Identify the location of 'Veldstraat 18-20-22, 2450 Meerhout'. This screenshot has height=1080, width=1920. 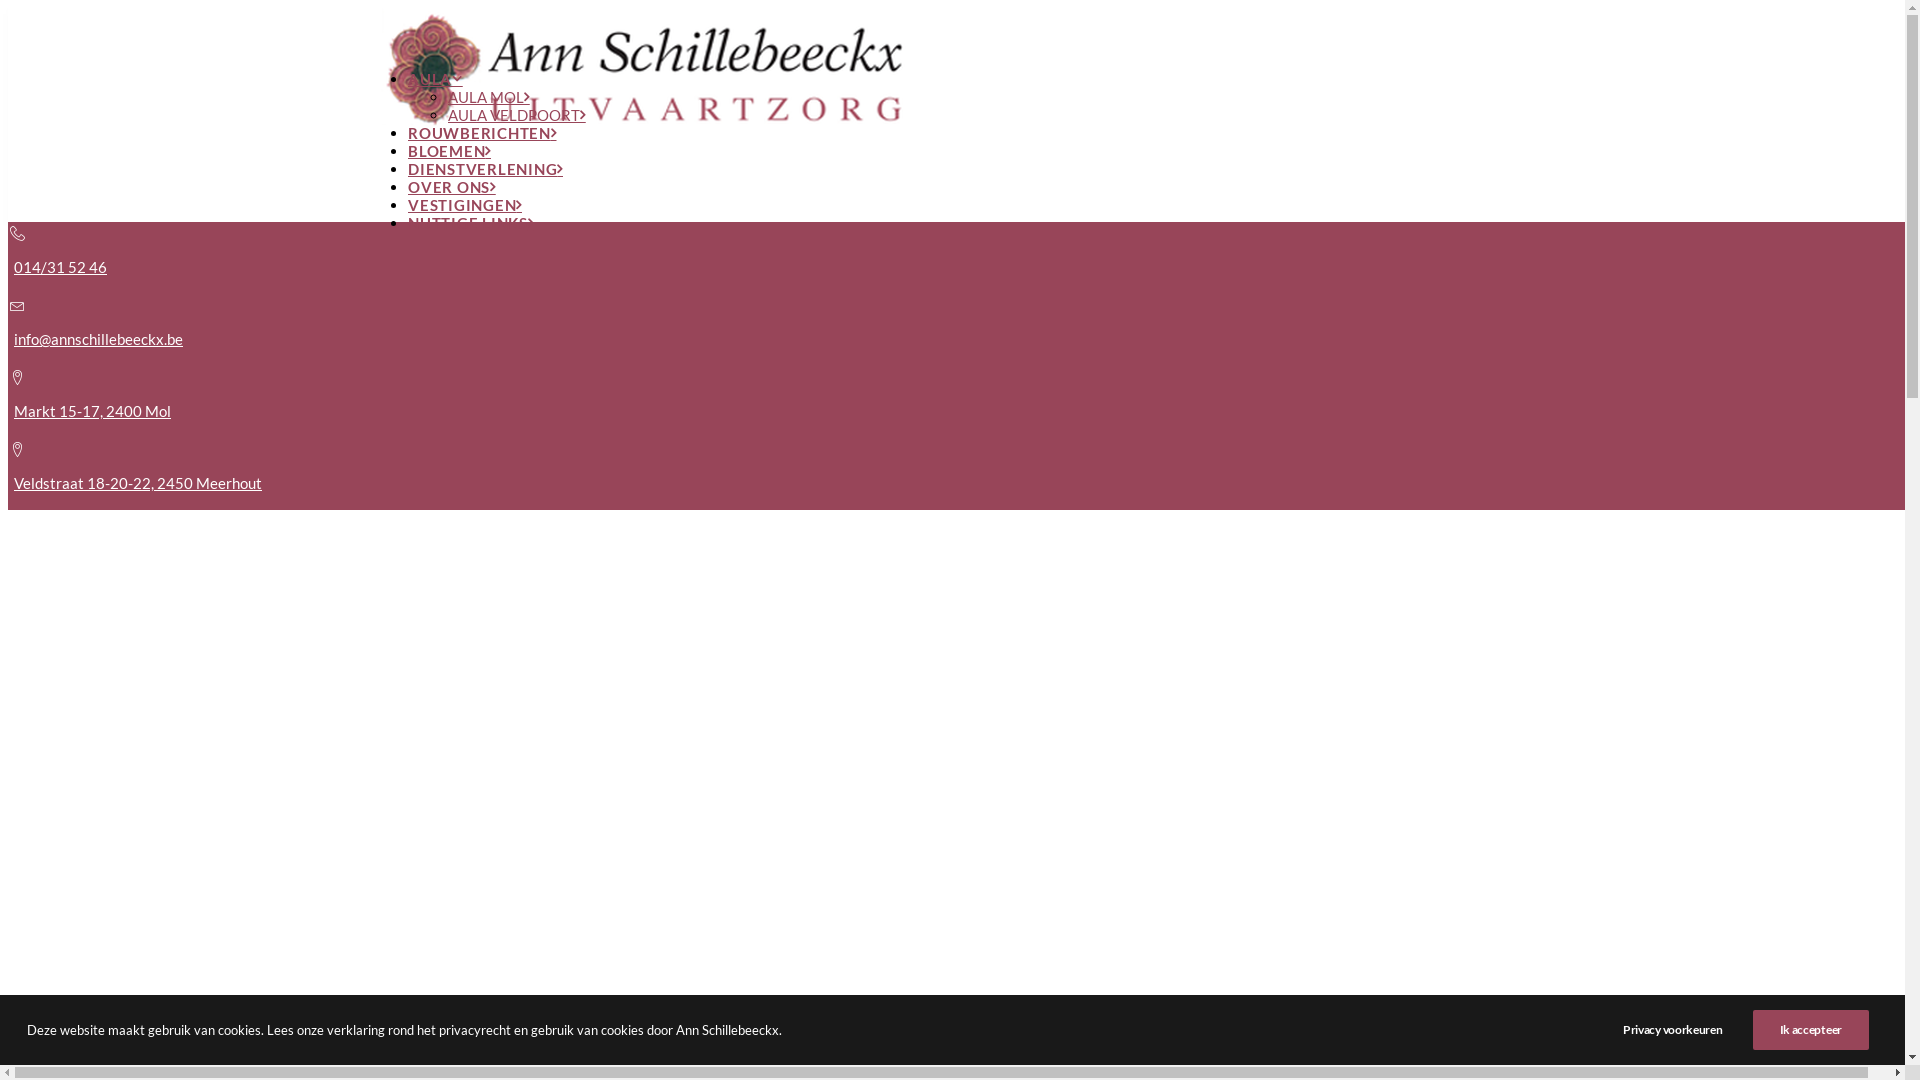
(137, 482).